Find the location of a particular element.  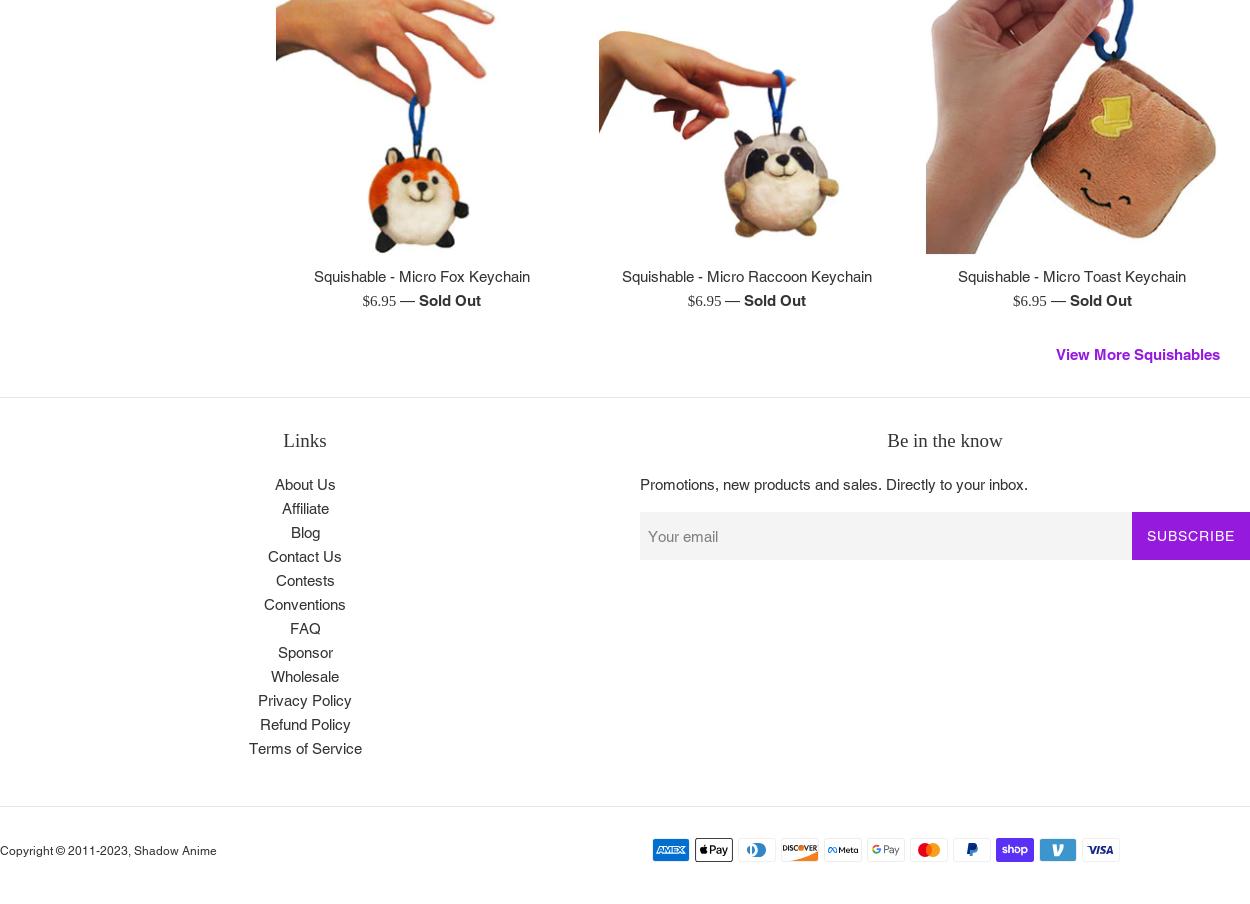

'Privacy Policy' is located at coordinates (258, 699).